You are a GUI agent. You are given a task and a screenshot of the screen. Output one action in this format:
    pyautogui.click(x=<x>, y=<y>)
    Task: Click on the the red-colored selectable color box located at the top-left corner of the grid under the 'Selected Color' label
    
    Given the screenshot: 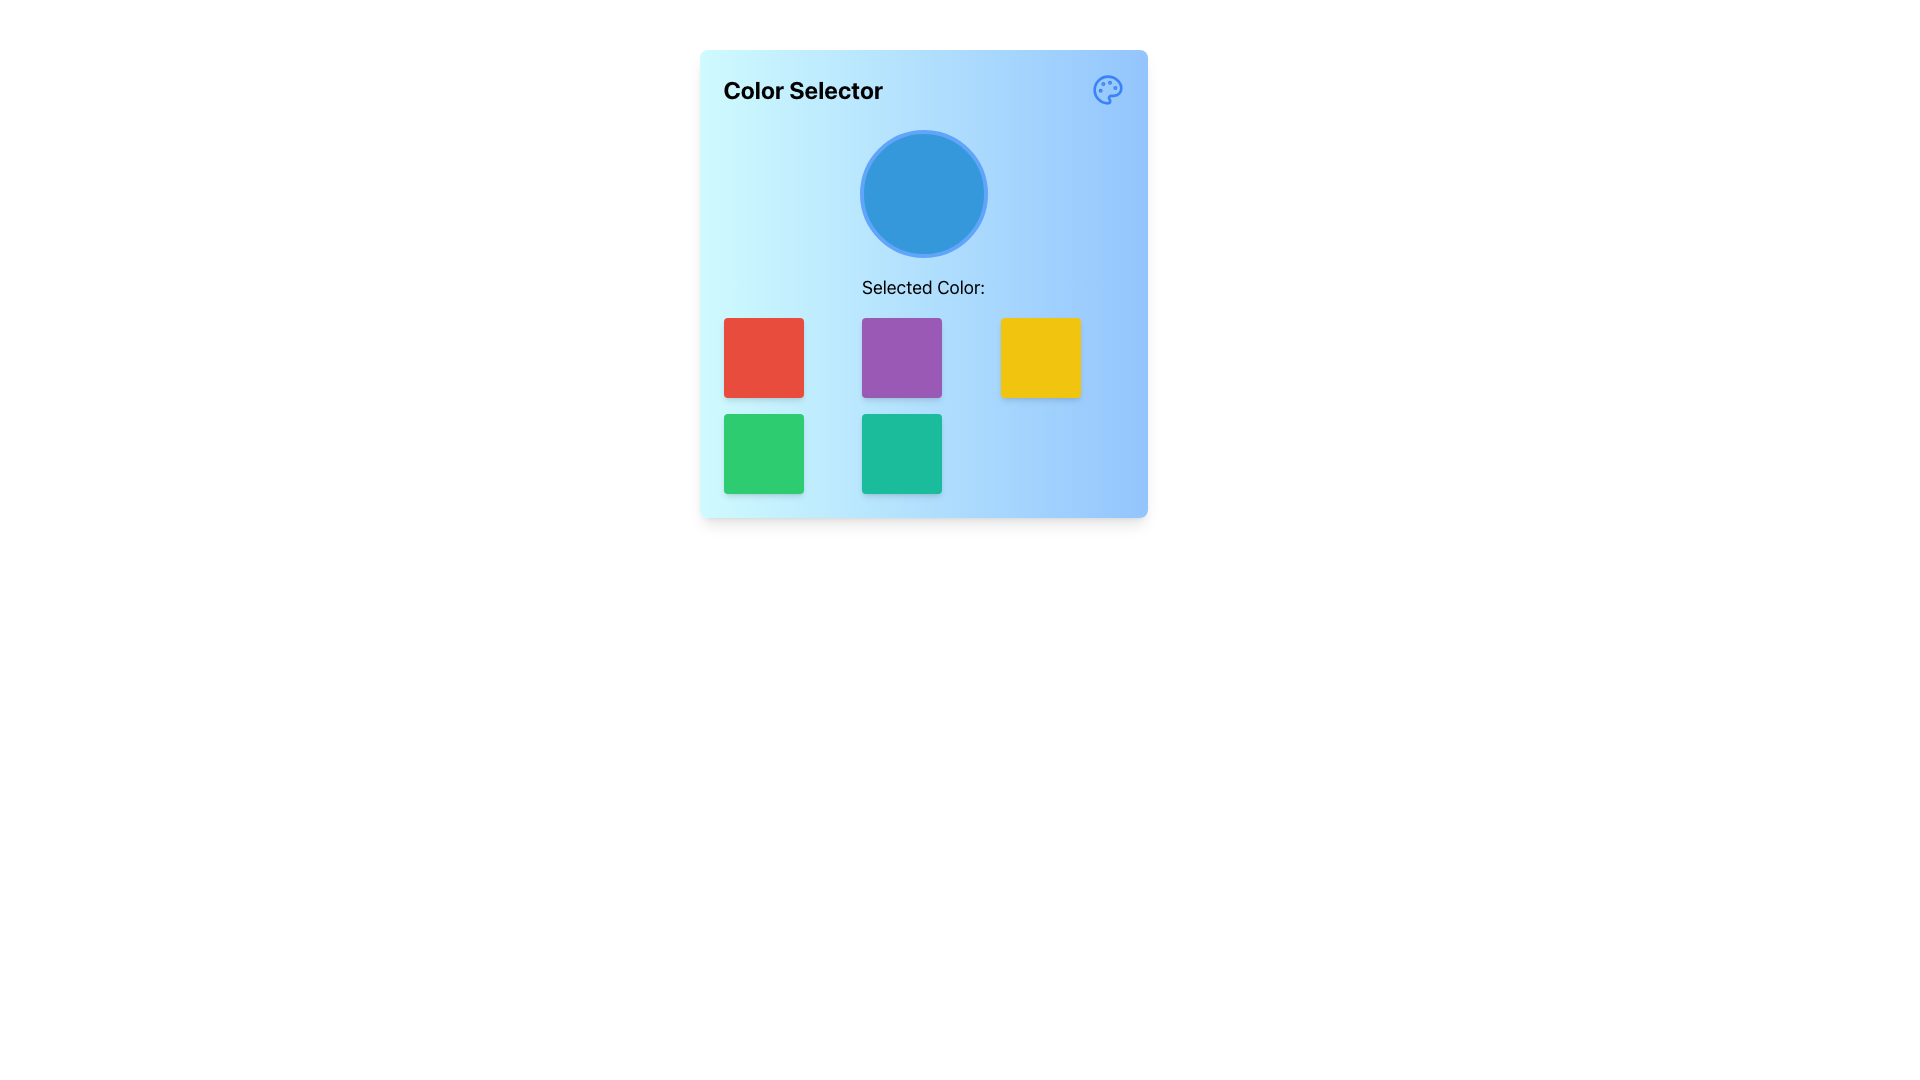 What is the action you would take?
    pyautogui.click(x=783, y=357)
    